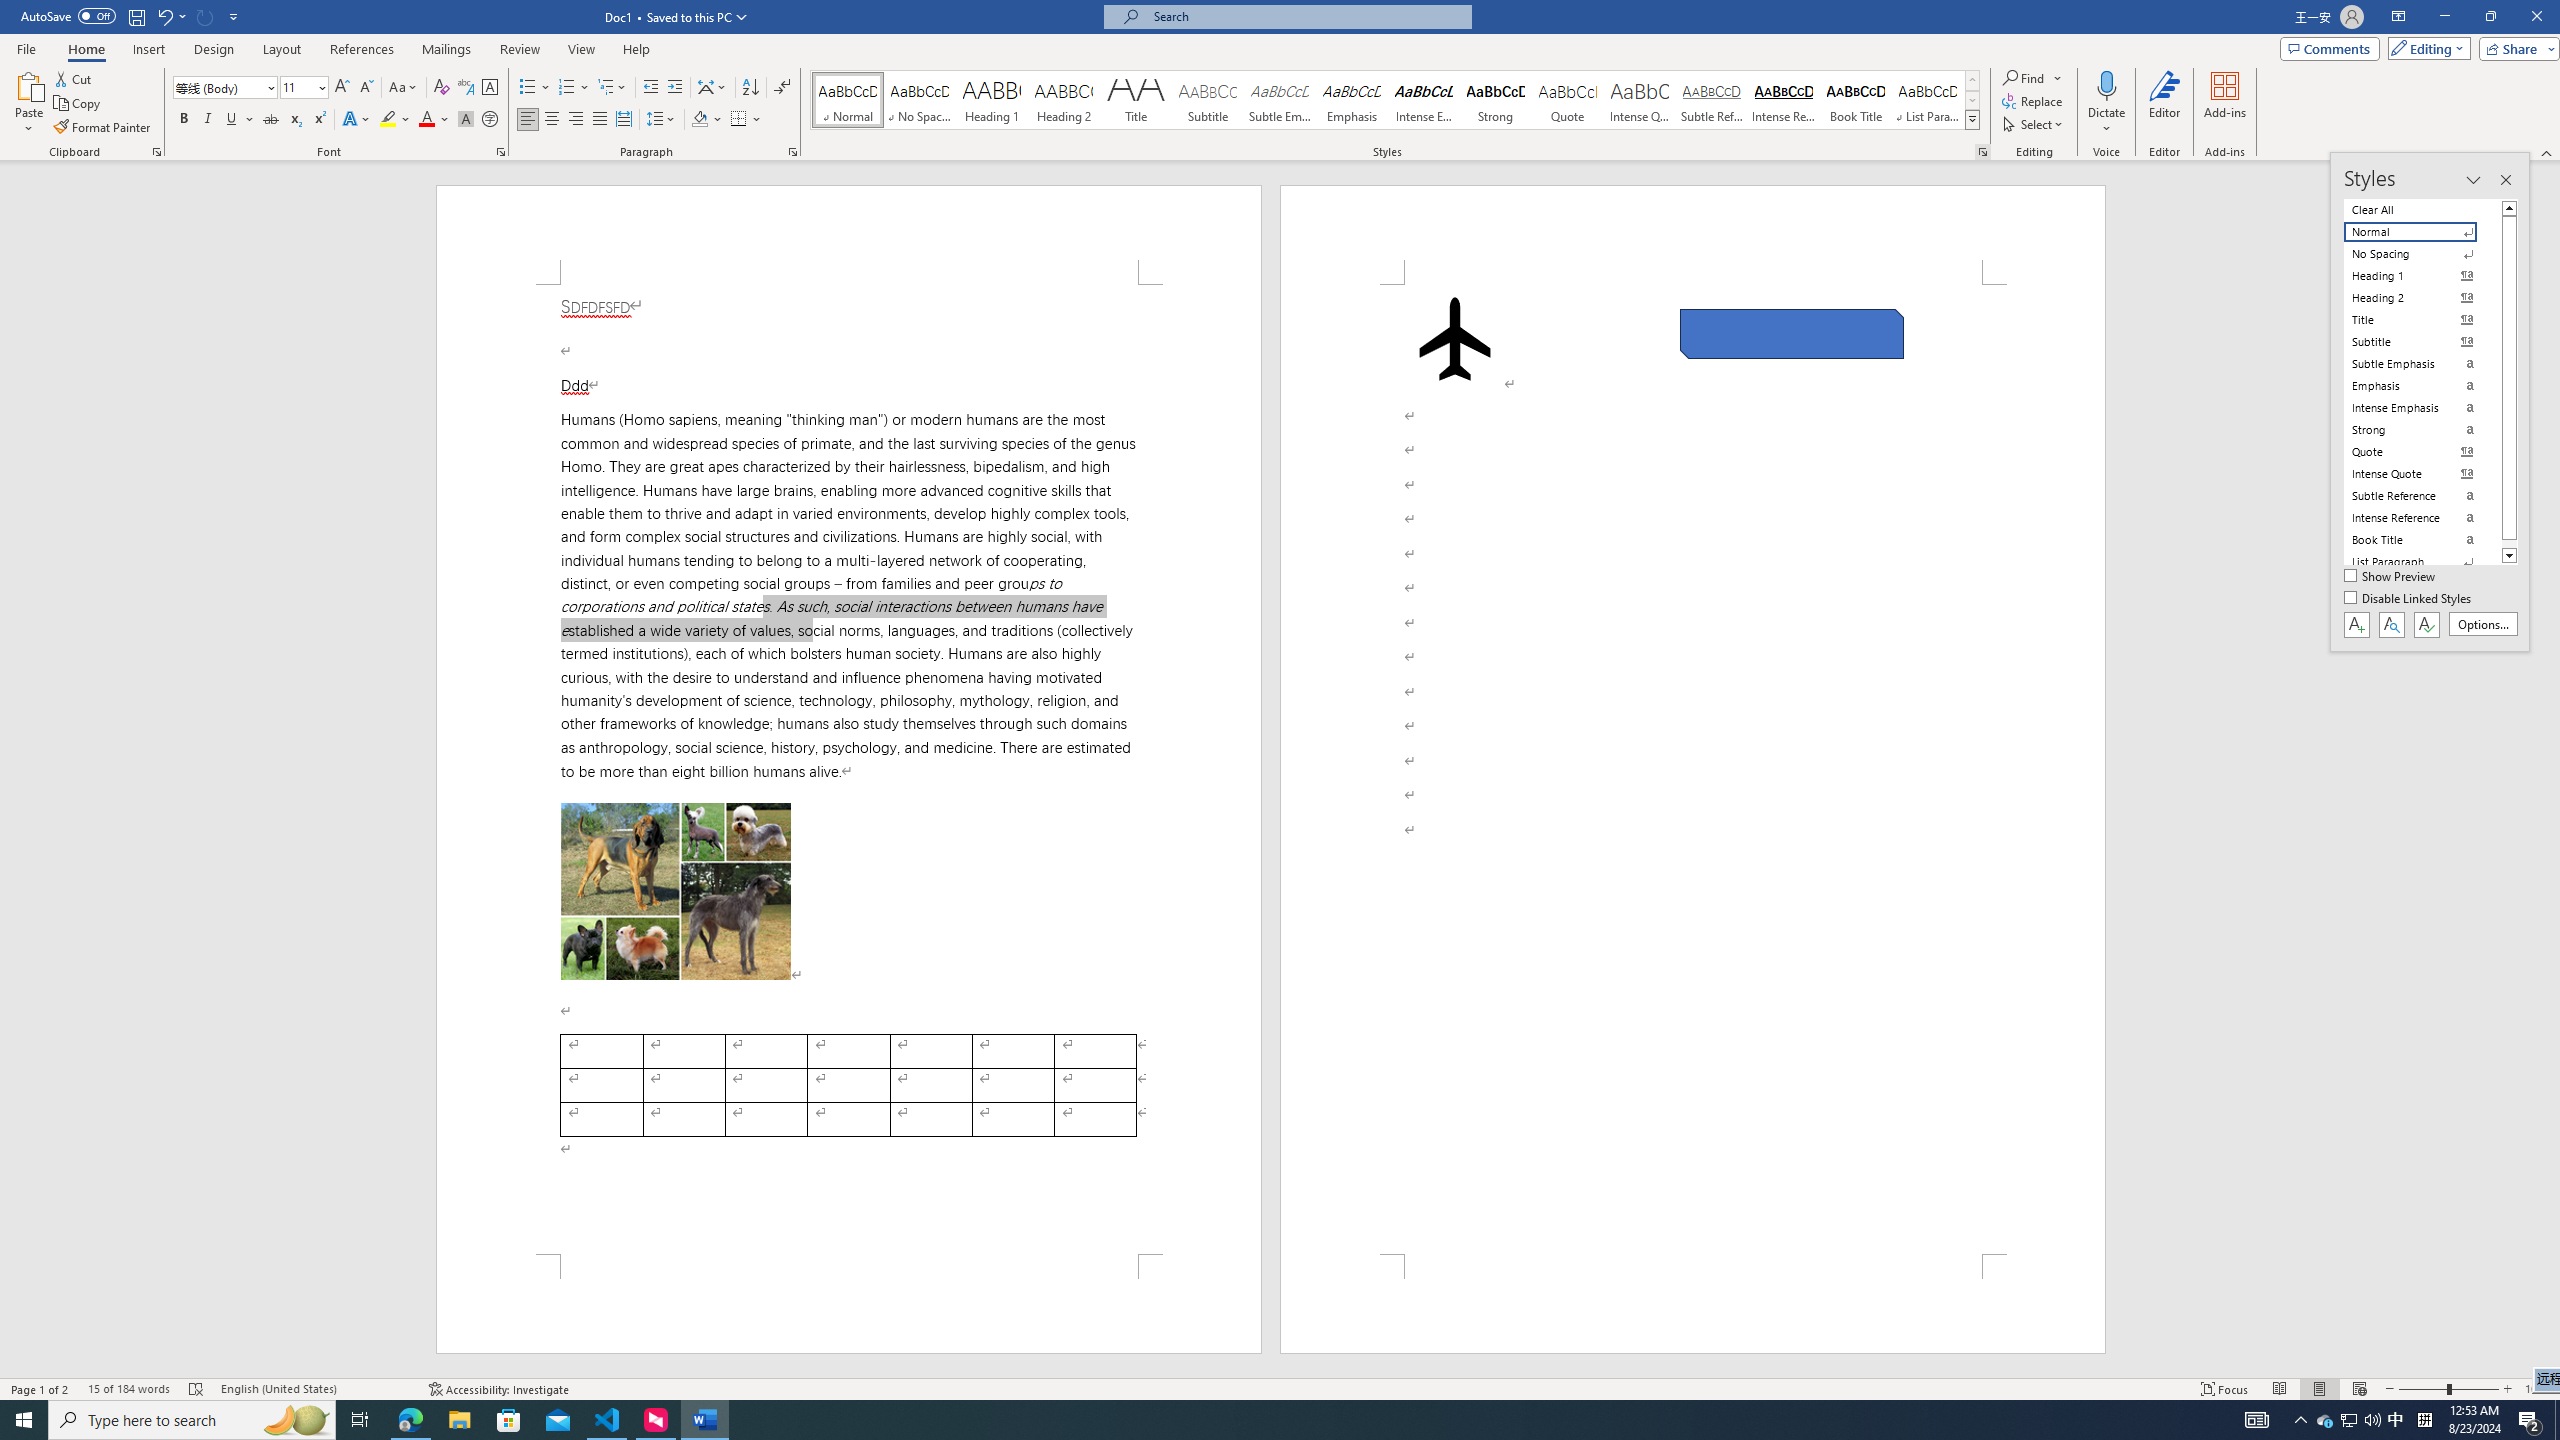 Image resolution: width=2560 pixels, height=1440 pixels. What do you see at coordinates (2425, 47) in the screenshot?
I see `'Editing'` at bounding box center [2425, 47].